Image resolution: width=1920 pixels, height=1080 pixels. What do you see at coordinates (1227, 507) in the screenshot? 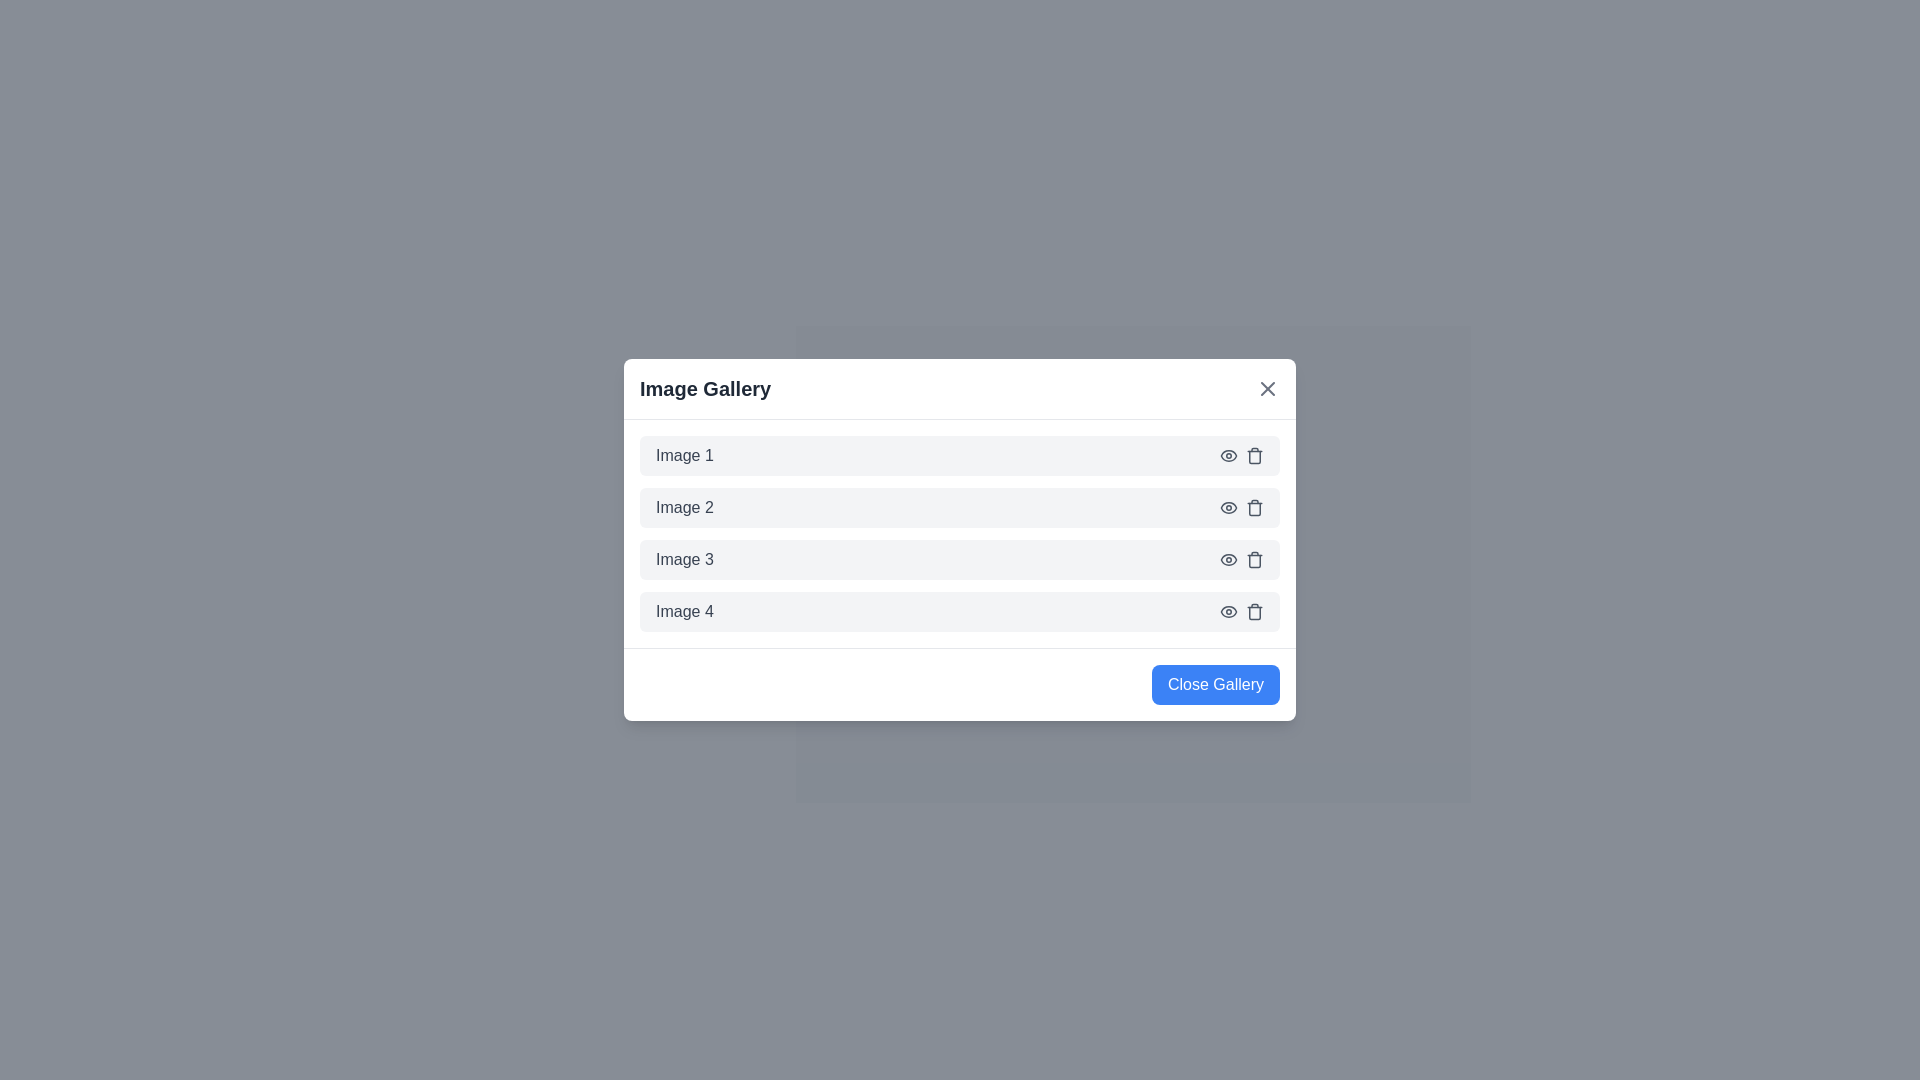
I see `the leftmost icon button in the 'Image 2' row of the 'Image Gallery' modal` at bounding box center [1227, 507].